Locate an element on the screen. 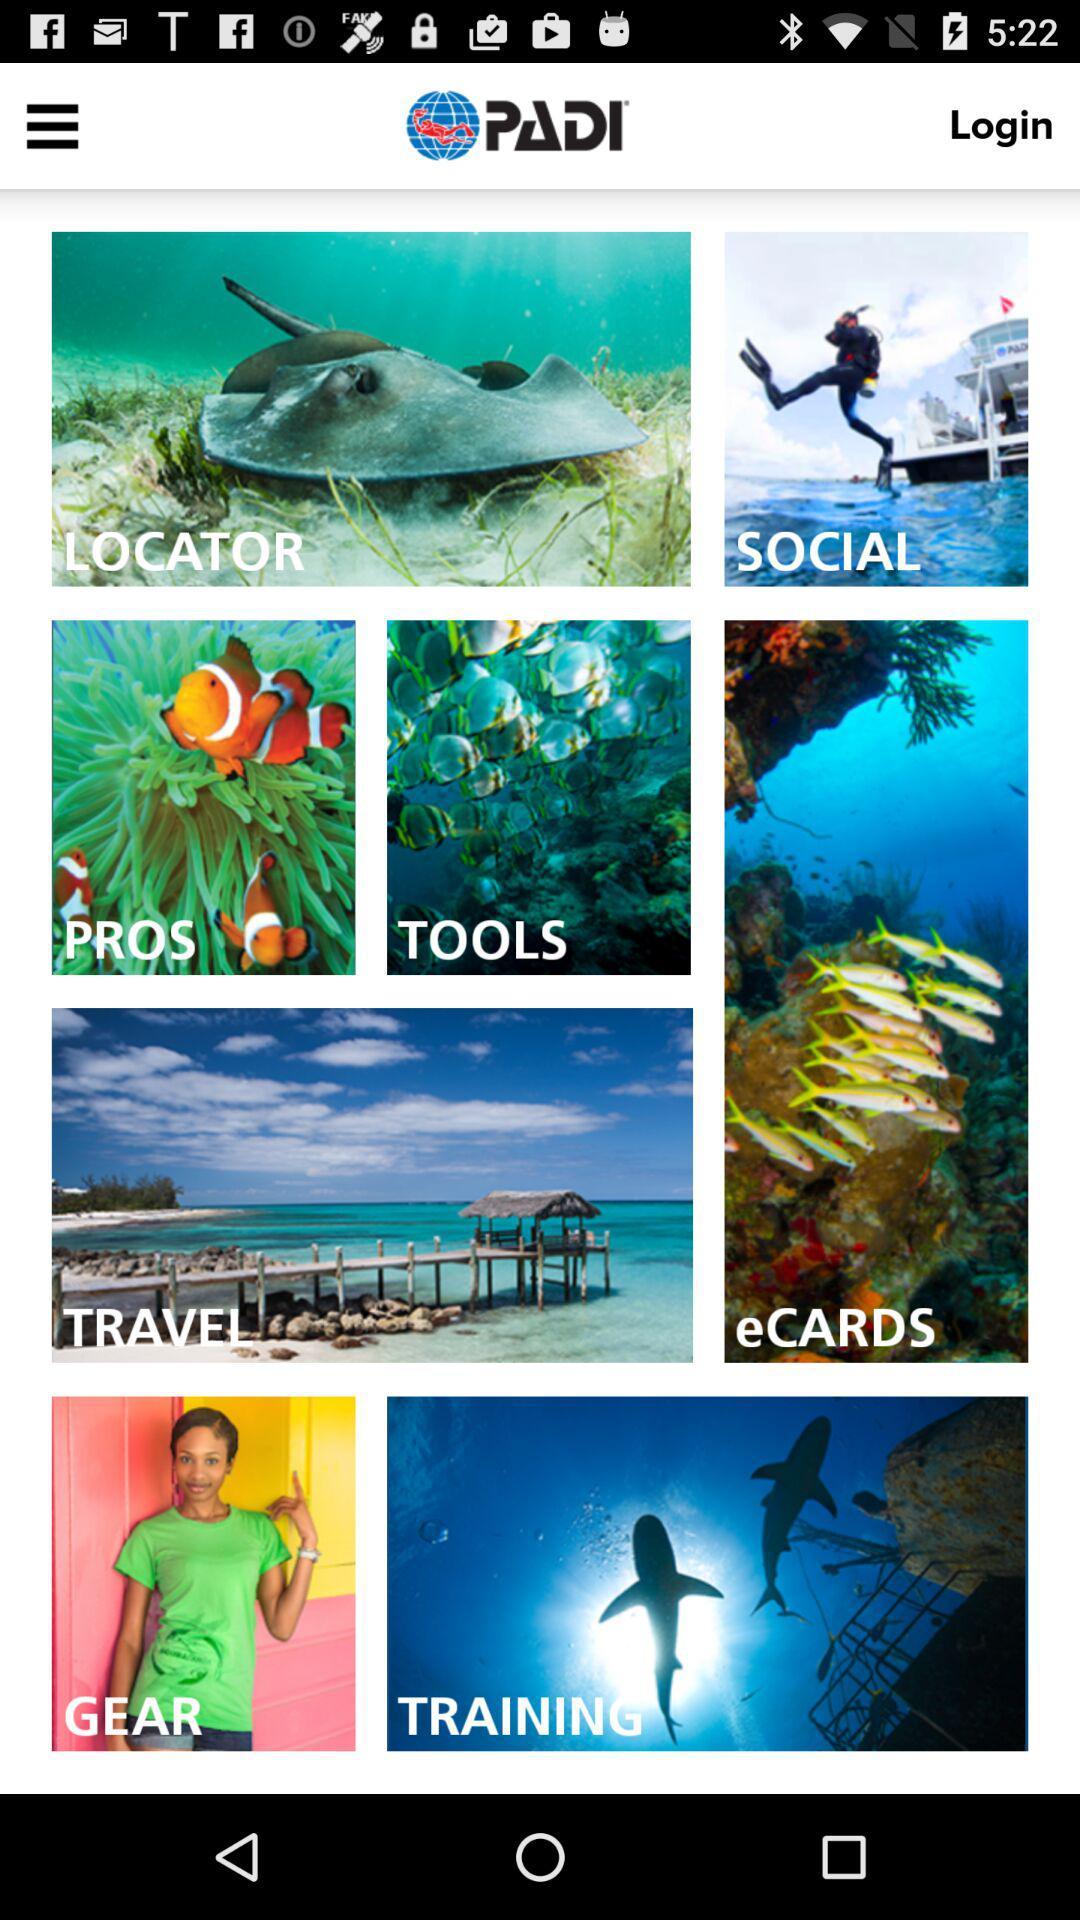  item at the top left corner is located at coordinates (51, 124).